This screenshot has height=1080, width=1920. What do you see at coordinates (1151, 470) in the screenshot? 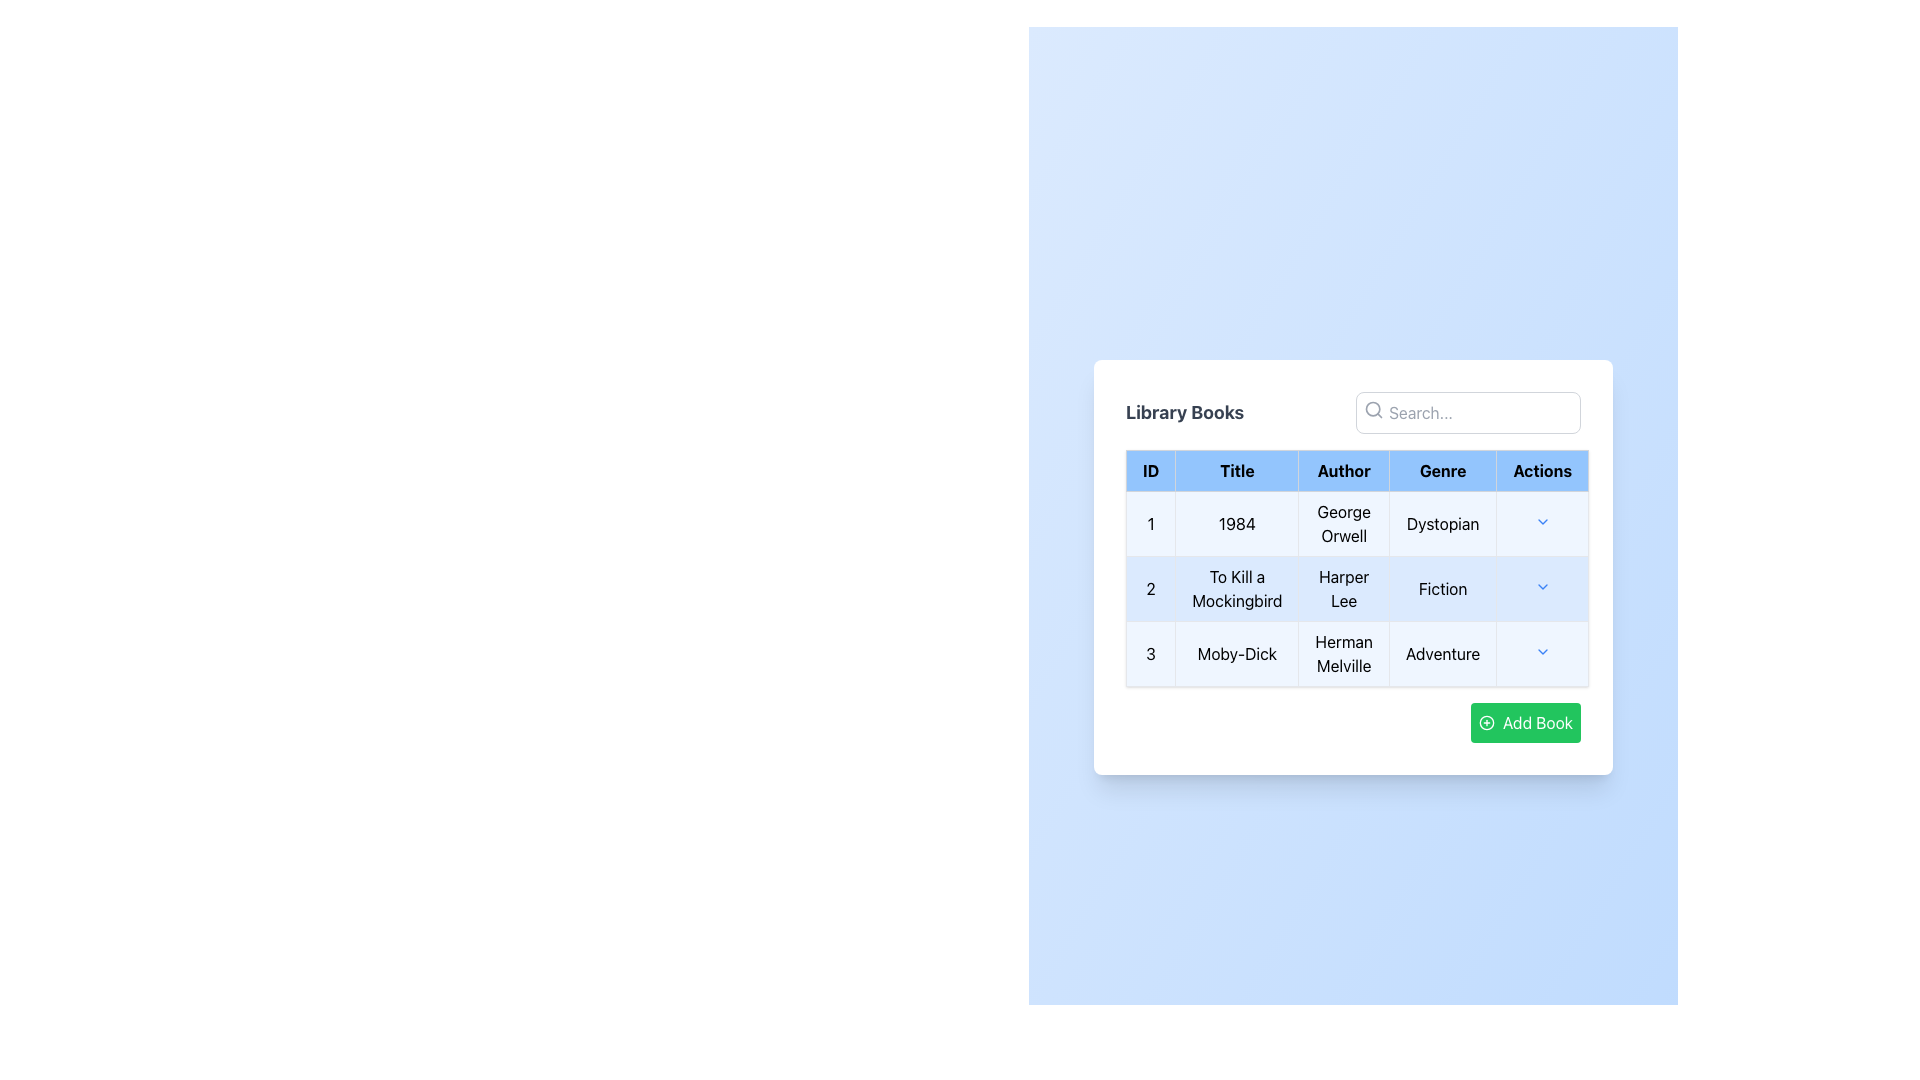
I see `the text label with the bold 'ID' in a rectangular box with a light blue background, located at the top-left corner of the table header` at bounding box center [1151, 470].